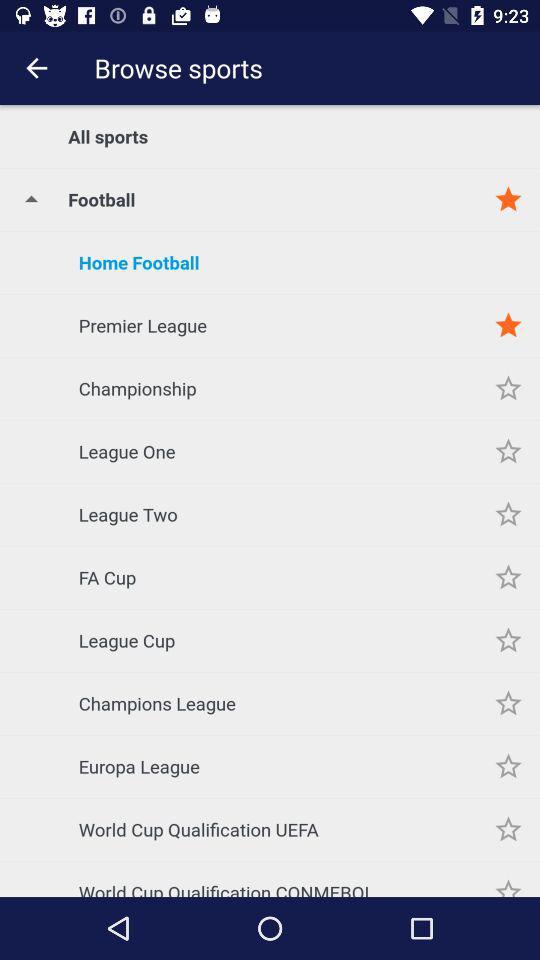  I want to click on this selection, so click(508, 387).